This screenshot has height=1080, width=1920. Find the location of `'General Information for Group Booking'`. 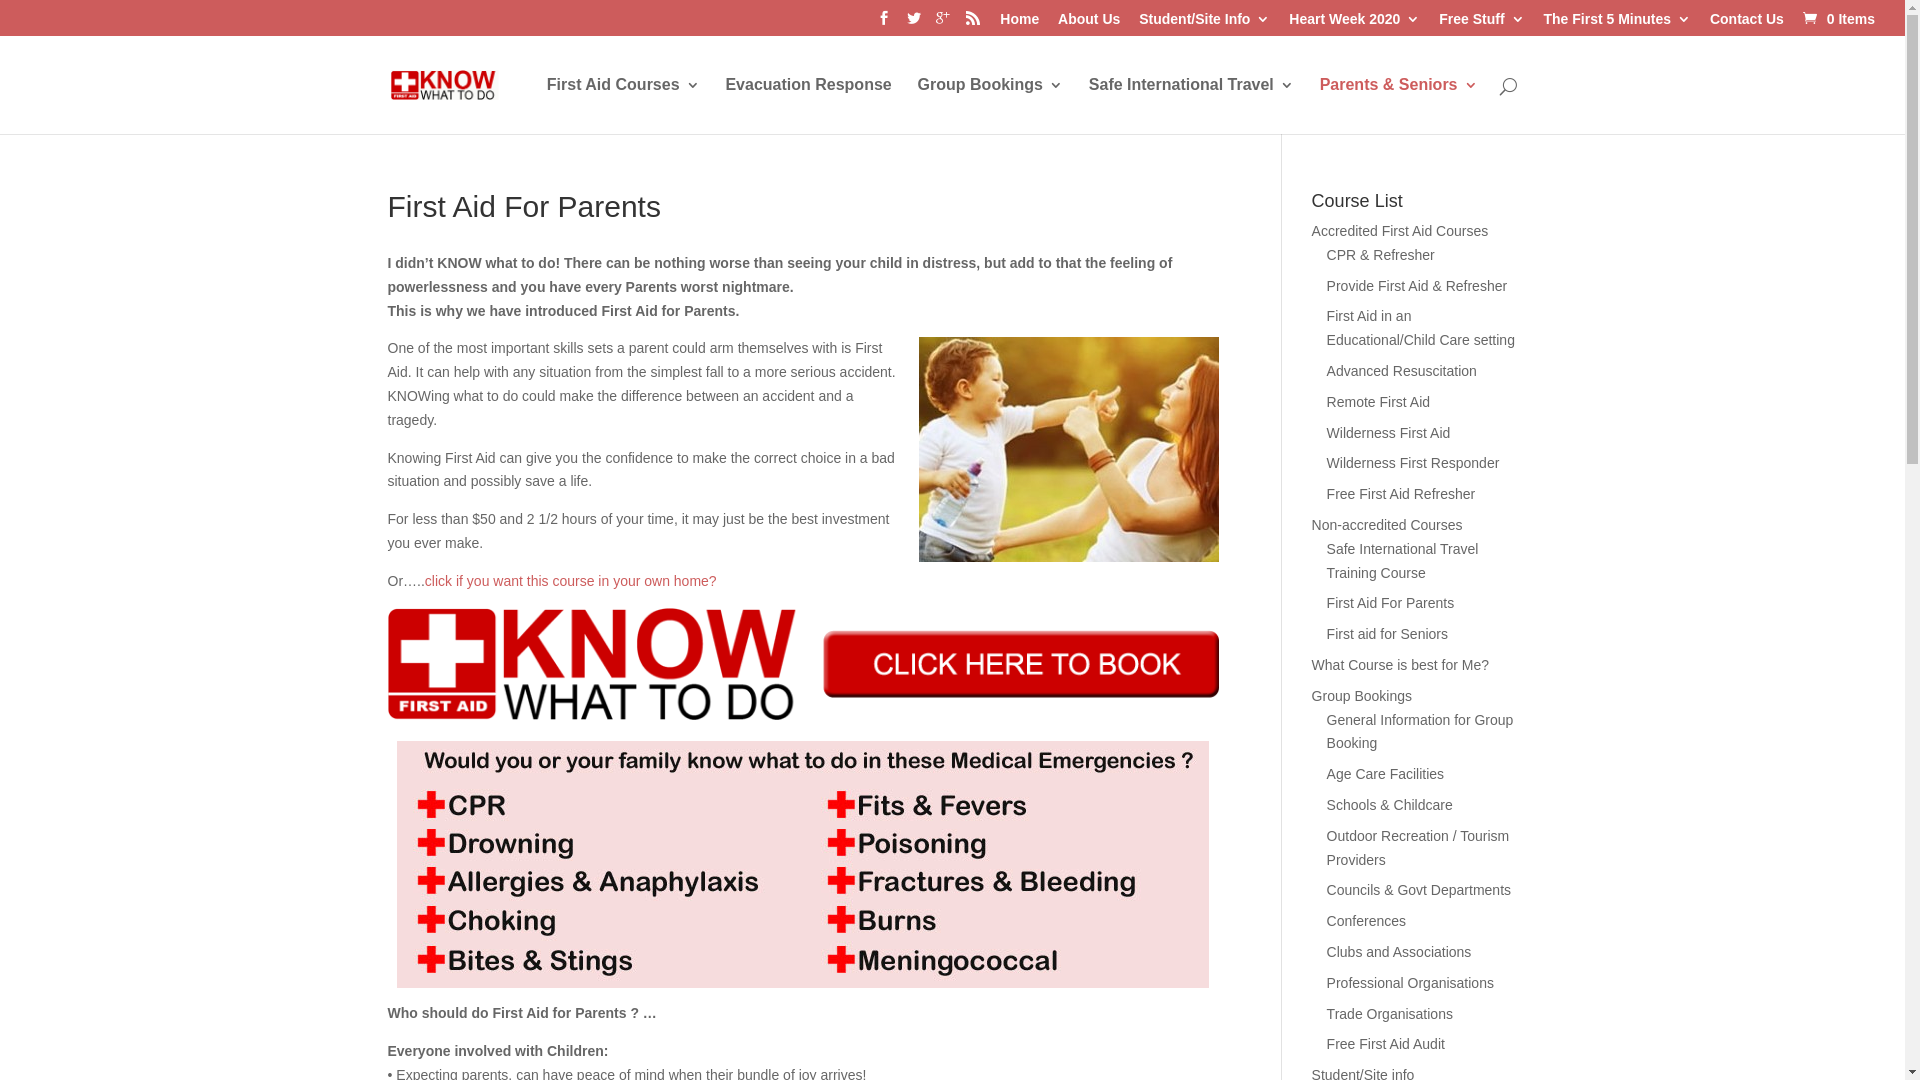

'General Information for Group Booking' is located at coordinates (1419, 732).